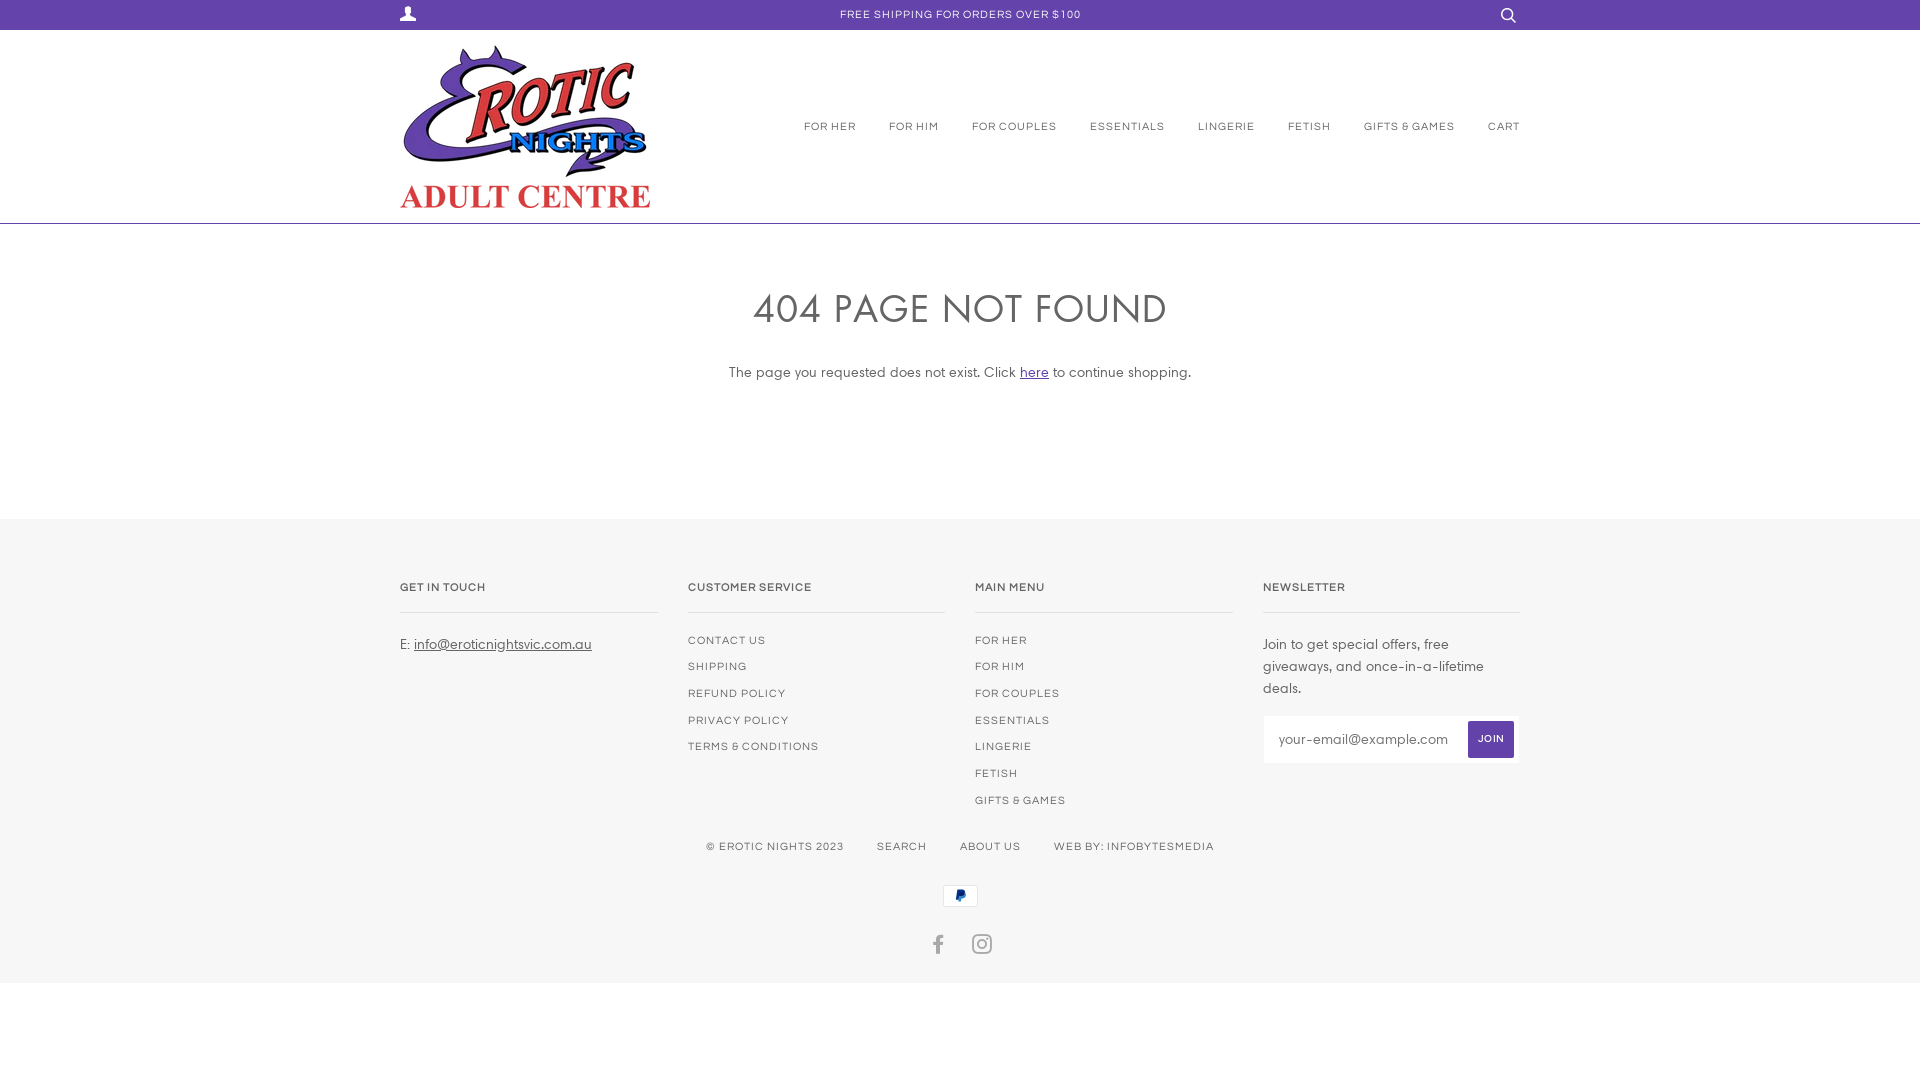 This screenshot has width=1920, height=1080. What do you see at coordinates (996, 772) in the screenshot?
I see `'FETISH'` at bounding box center [996, 772].